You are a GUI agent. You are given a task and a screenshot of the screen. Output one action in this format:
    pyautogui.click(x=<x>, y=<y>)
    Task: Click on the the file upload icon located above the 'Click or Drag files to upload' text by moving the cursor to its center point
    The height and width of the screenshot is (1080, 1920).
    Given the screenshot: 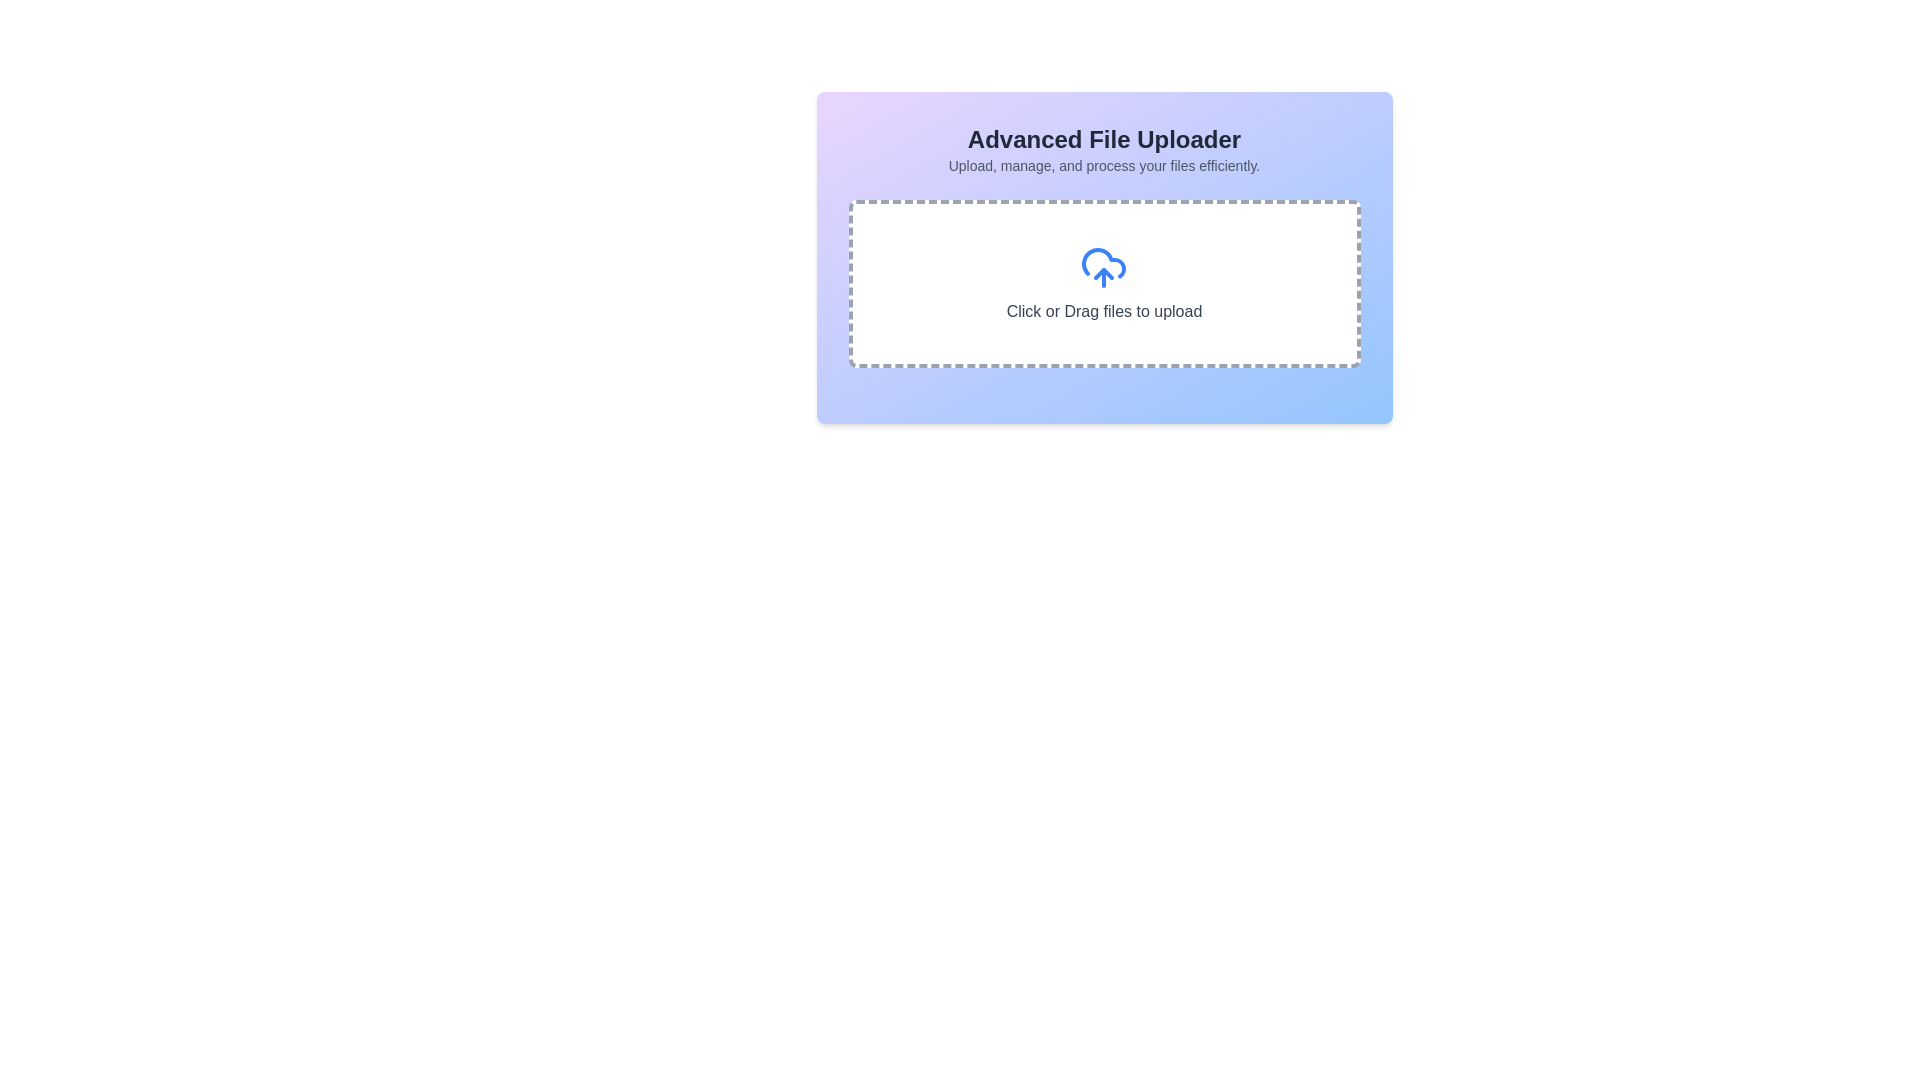 What is the action you would take?
    pyautogui.click(x=1103, y=266)
    